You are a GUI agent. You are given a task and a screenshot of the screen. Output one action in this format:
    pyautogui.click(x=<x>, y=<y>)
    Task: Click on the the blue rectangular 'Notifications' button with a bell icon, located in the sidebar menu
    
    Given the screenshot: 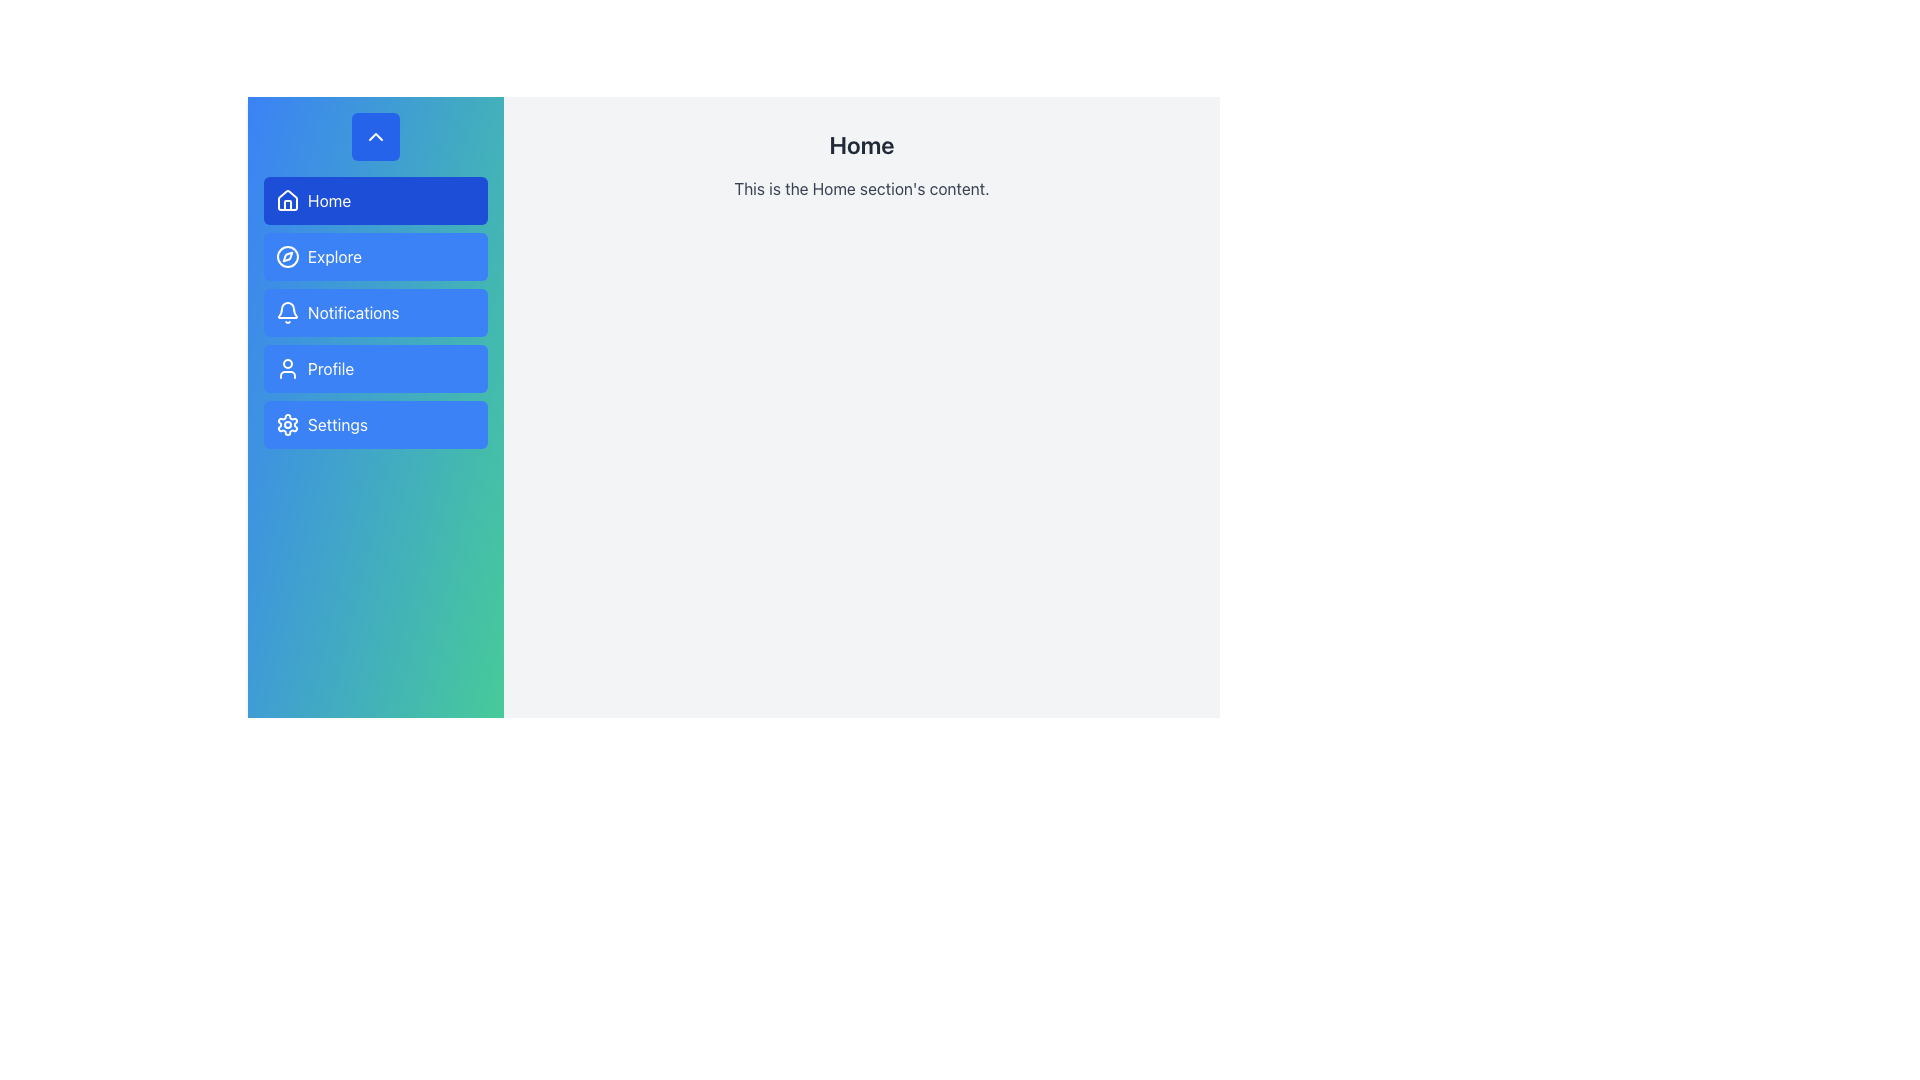 What is the action you would take?
    pyautogui.click(x=375, y=312)
    